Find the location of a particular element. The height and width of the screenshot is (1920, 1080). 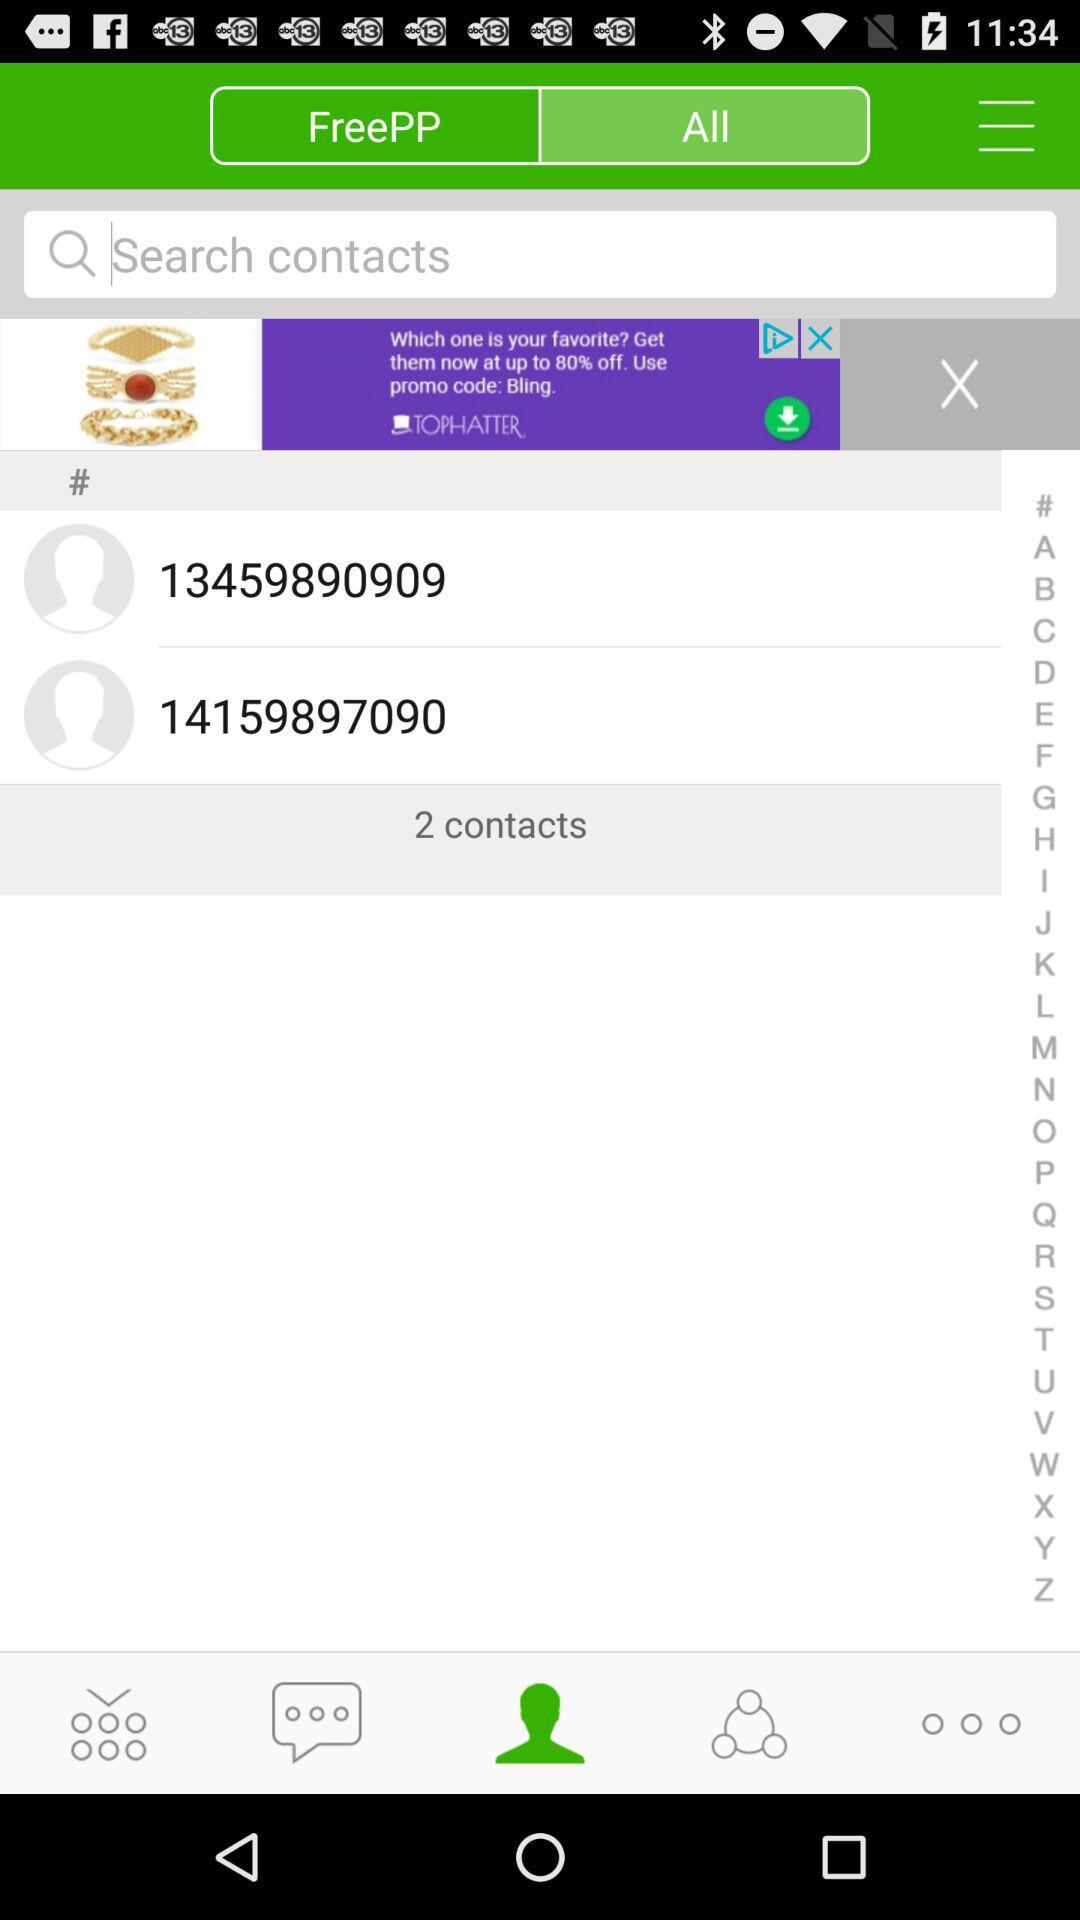

the menu icon is located at coordinates (995, 133).